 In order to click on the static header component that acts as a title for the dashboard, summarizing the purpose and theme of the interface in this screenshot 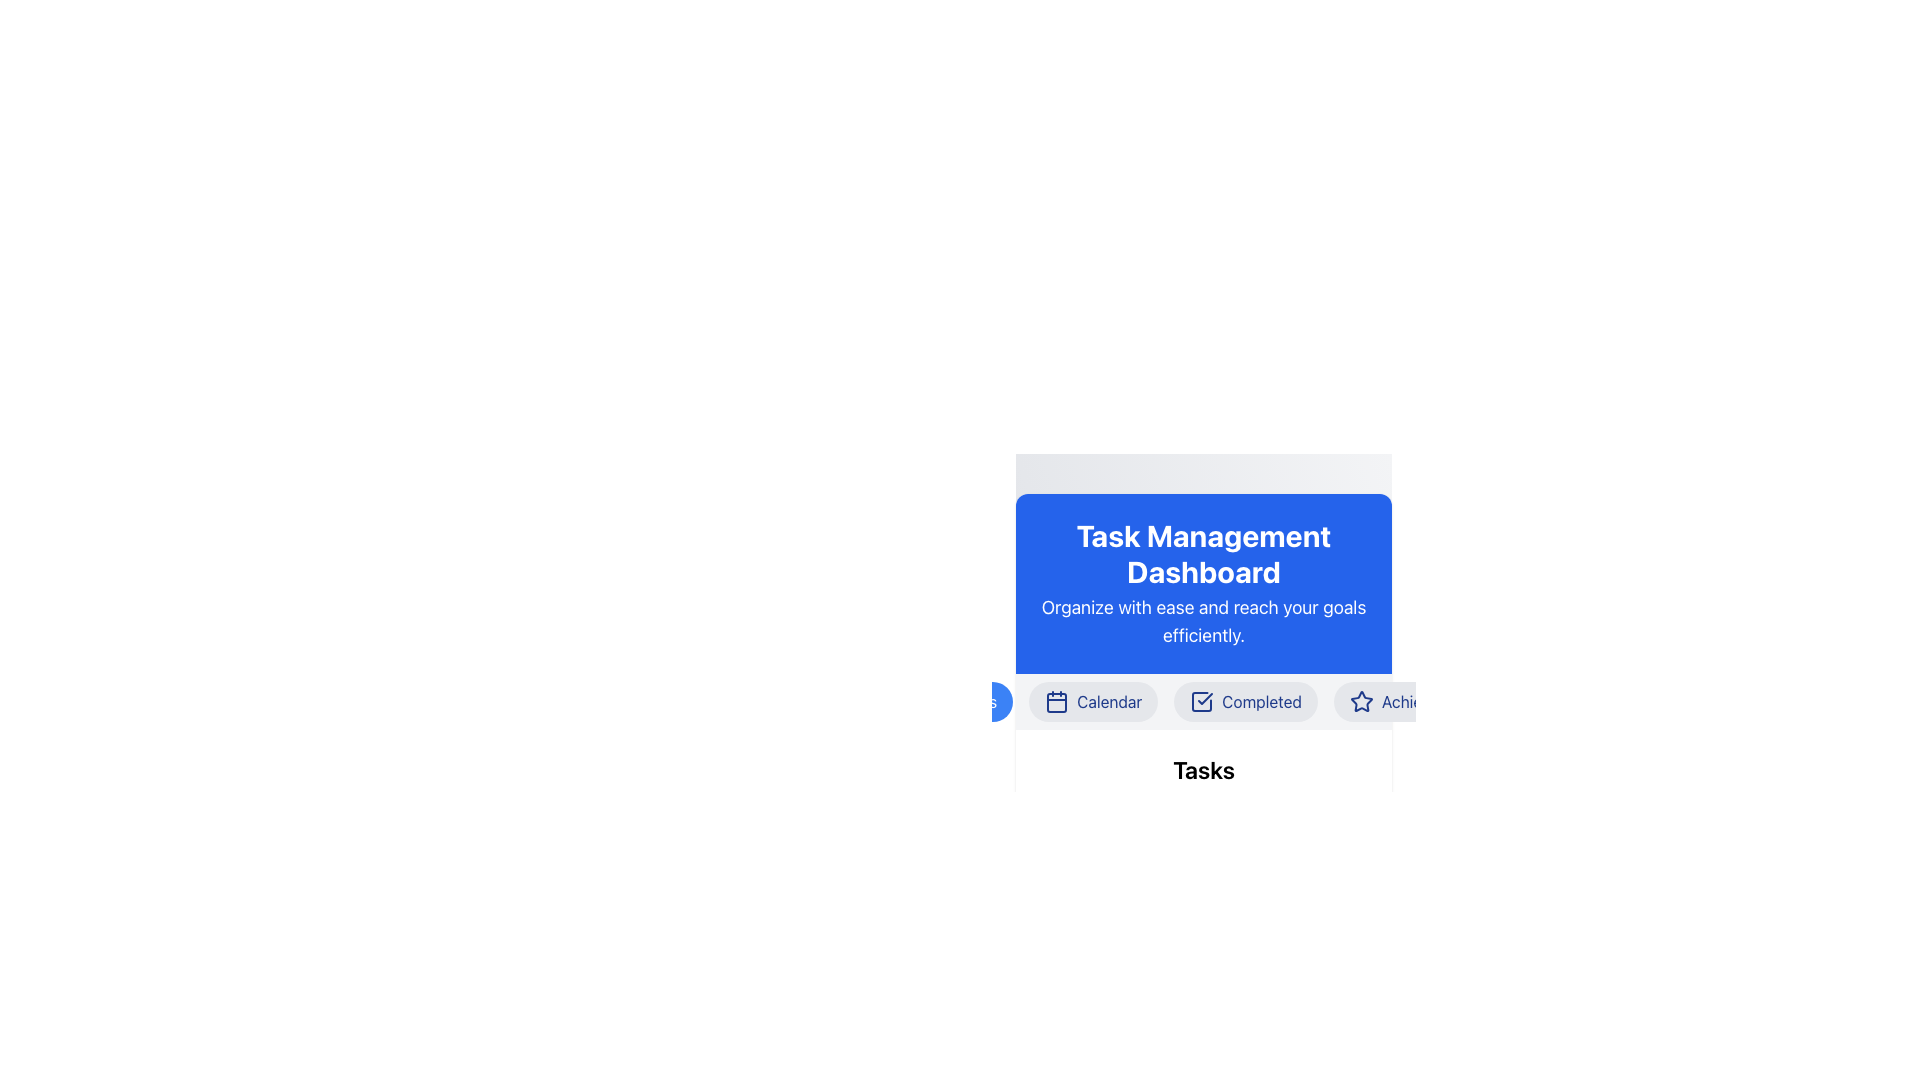, I will do `click(1203, 583)`.